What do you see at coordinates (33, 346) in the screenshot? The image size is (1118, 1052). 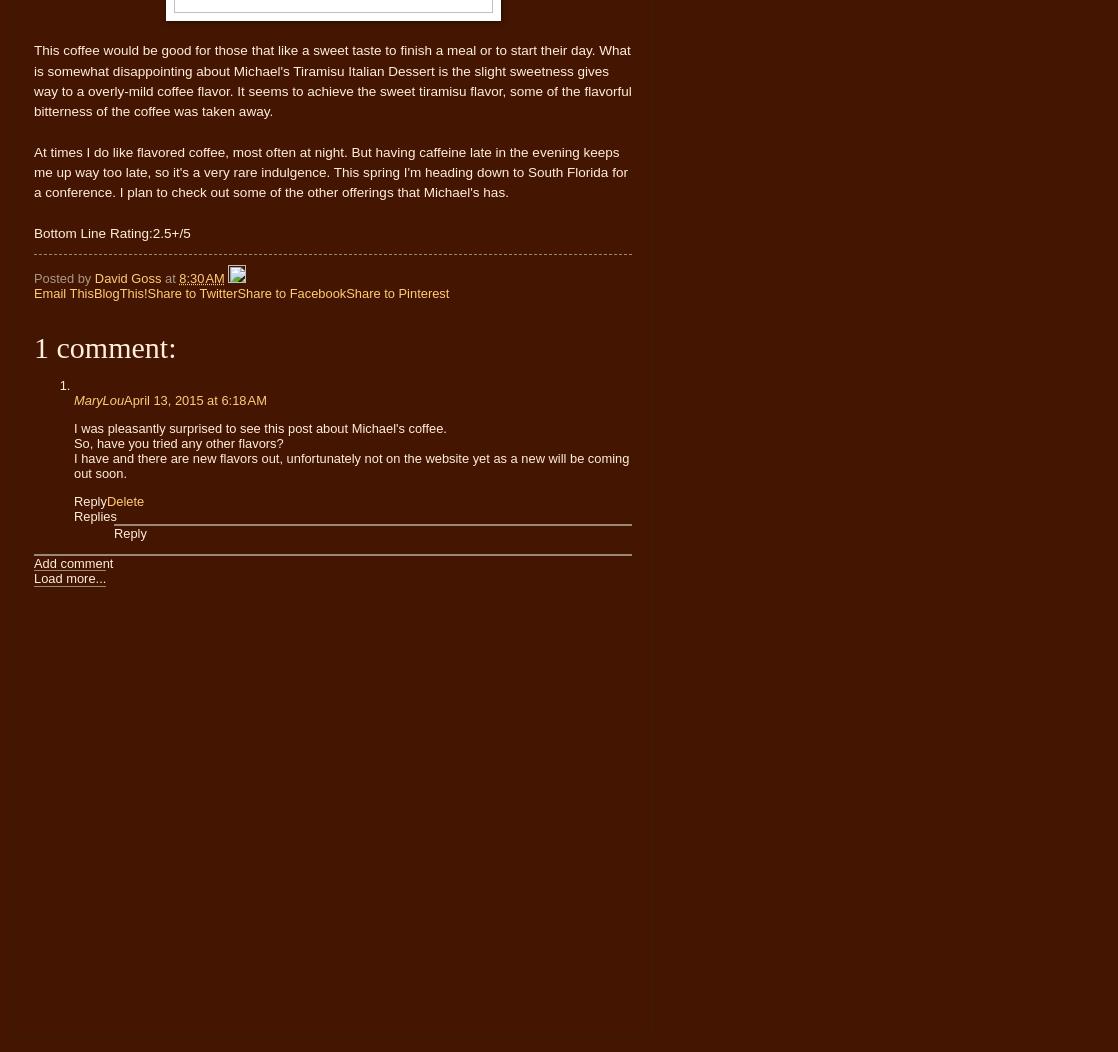 I see `'1 comment:'` at bounding box center [33, 346].